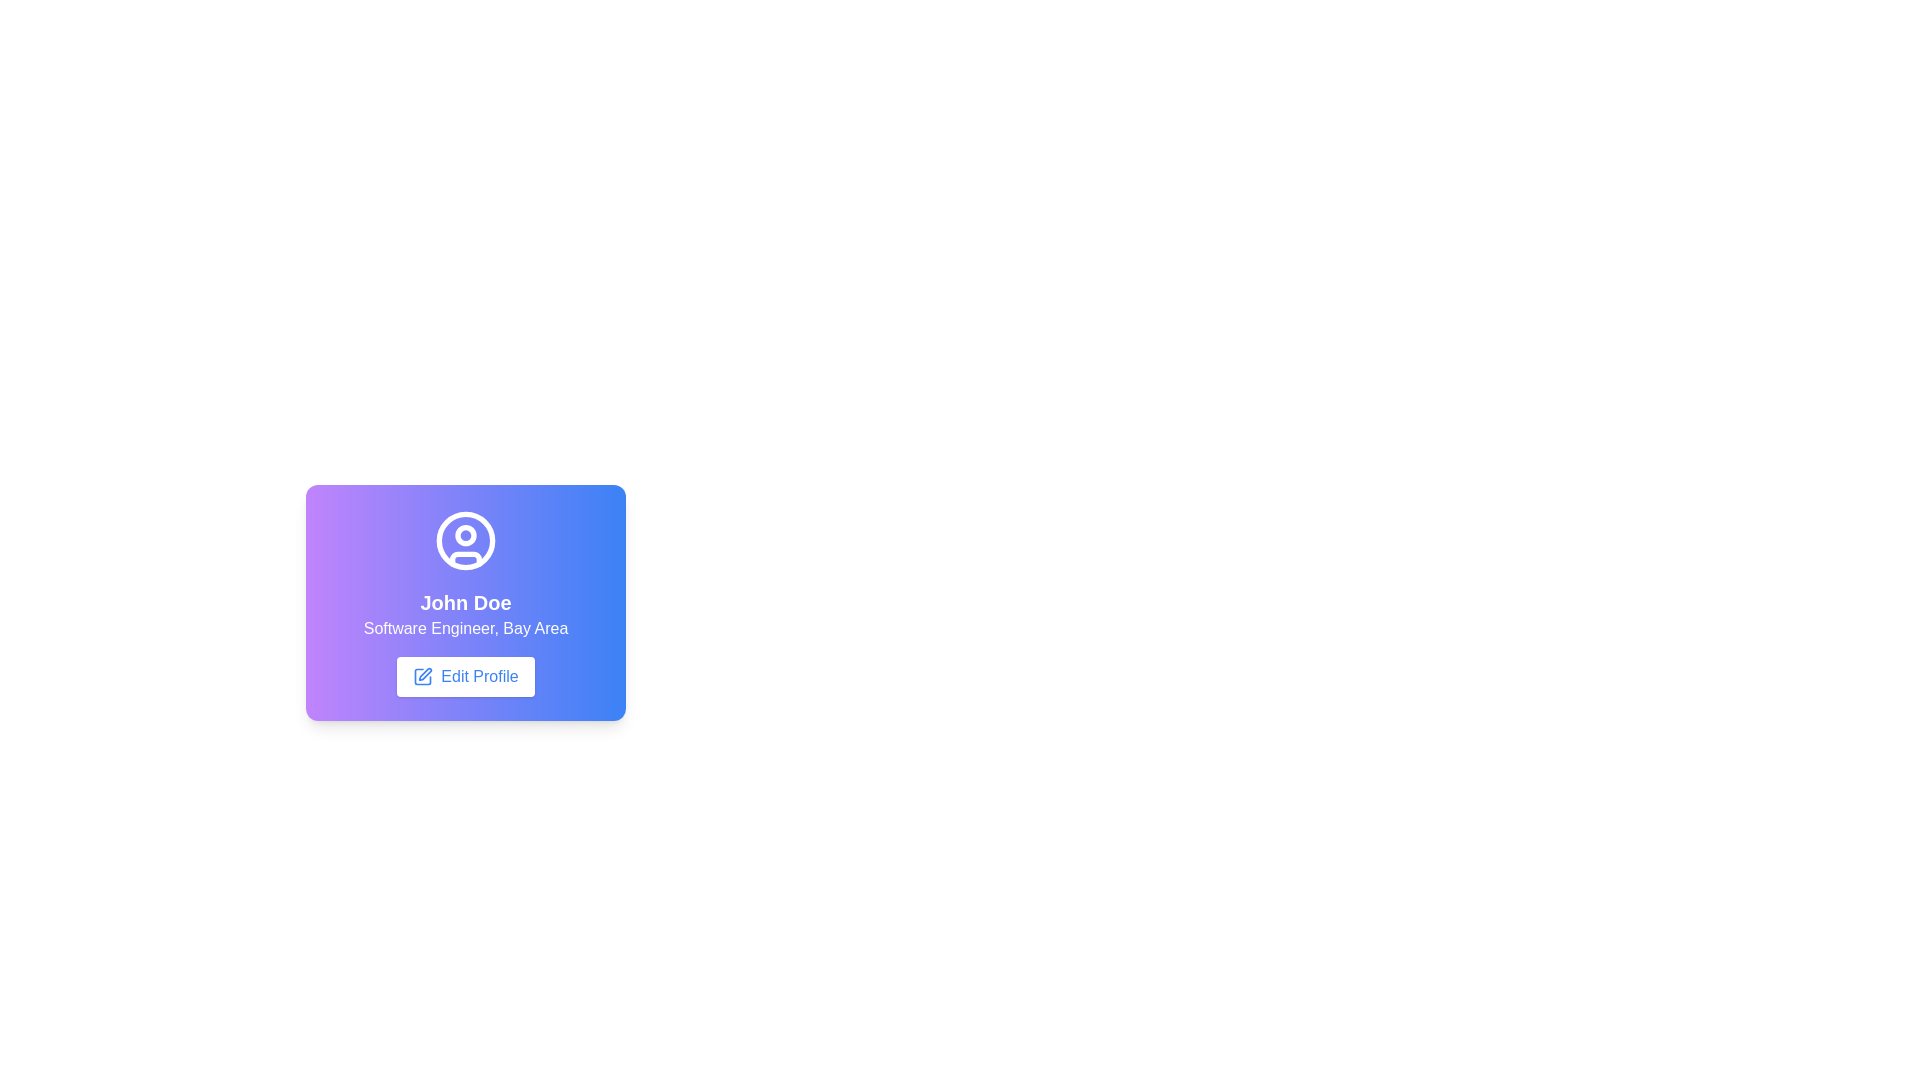 Image resolution: width=1920 pixels, height=1080 pixels. Describe the element at coordinates (424, 674) in the screenshot. I see `the non-interactive pen icon within the 'Edit Profile' button, which is styled with a blue stroke and located near the left side of the button` at that location.